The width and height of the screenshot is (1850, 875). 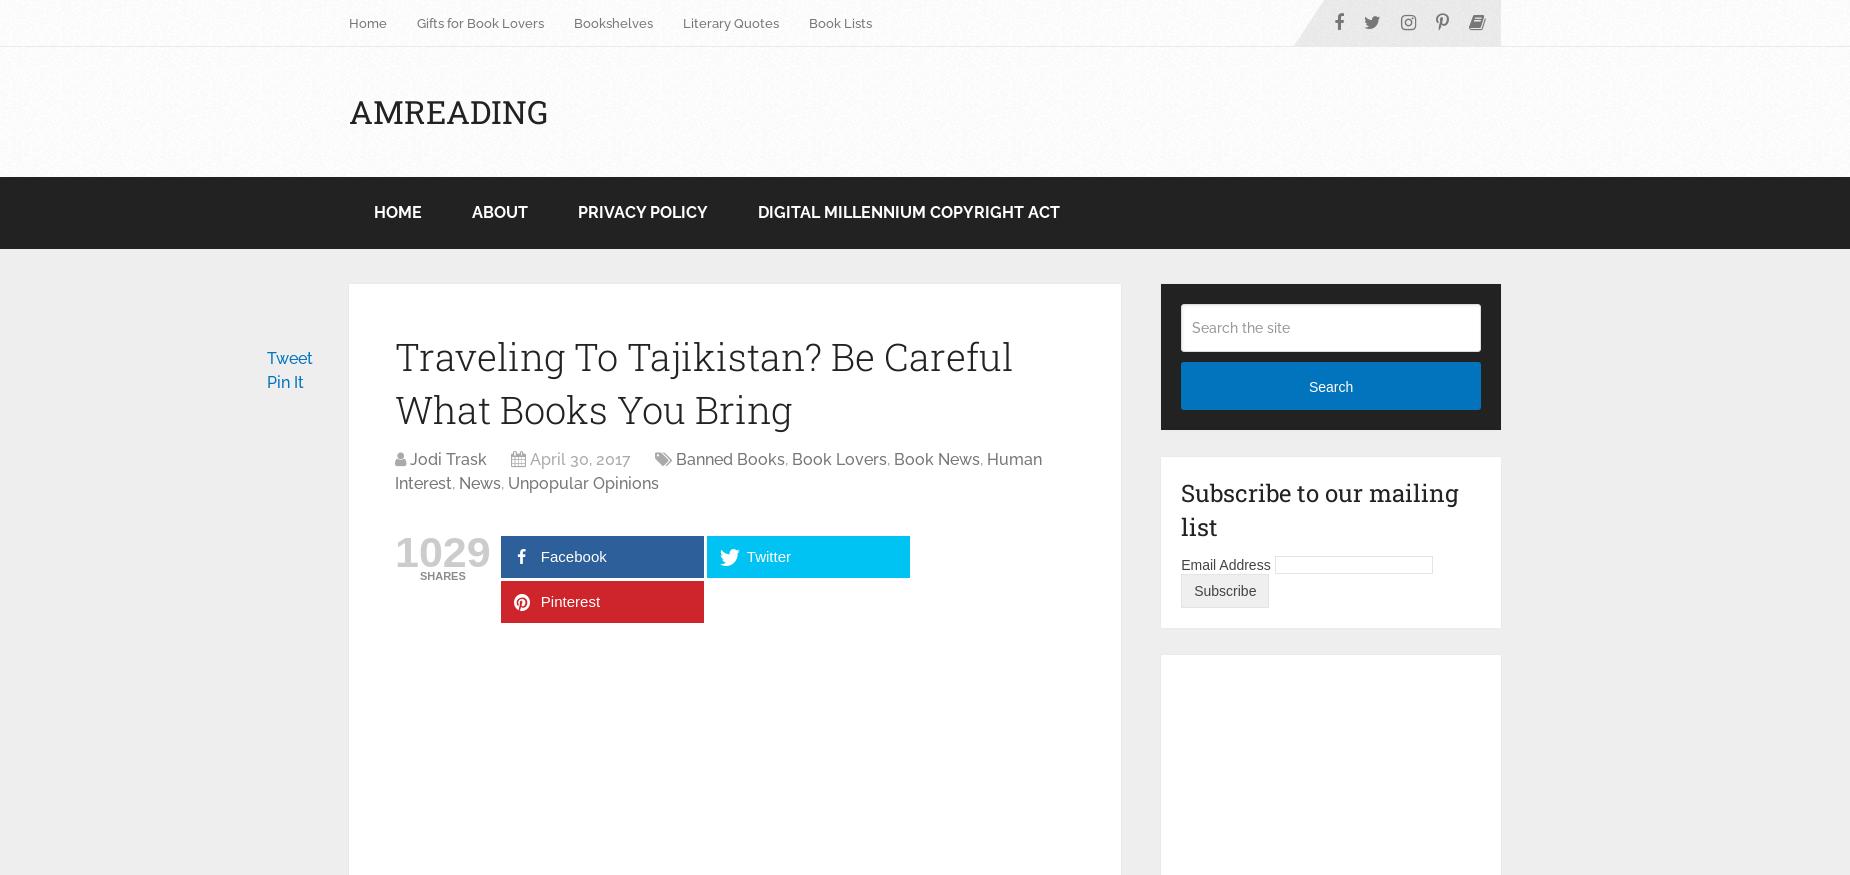 What do you see at coordinates (393, 471) in the screenshot?
I see `'Human Interest'` at bounding box center [393, 471].